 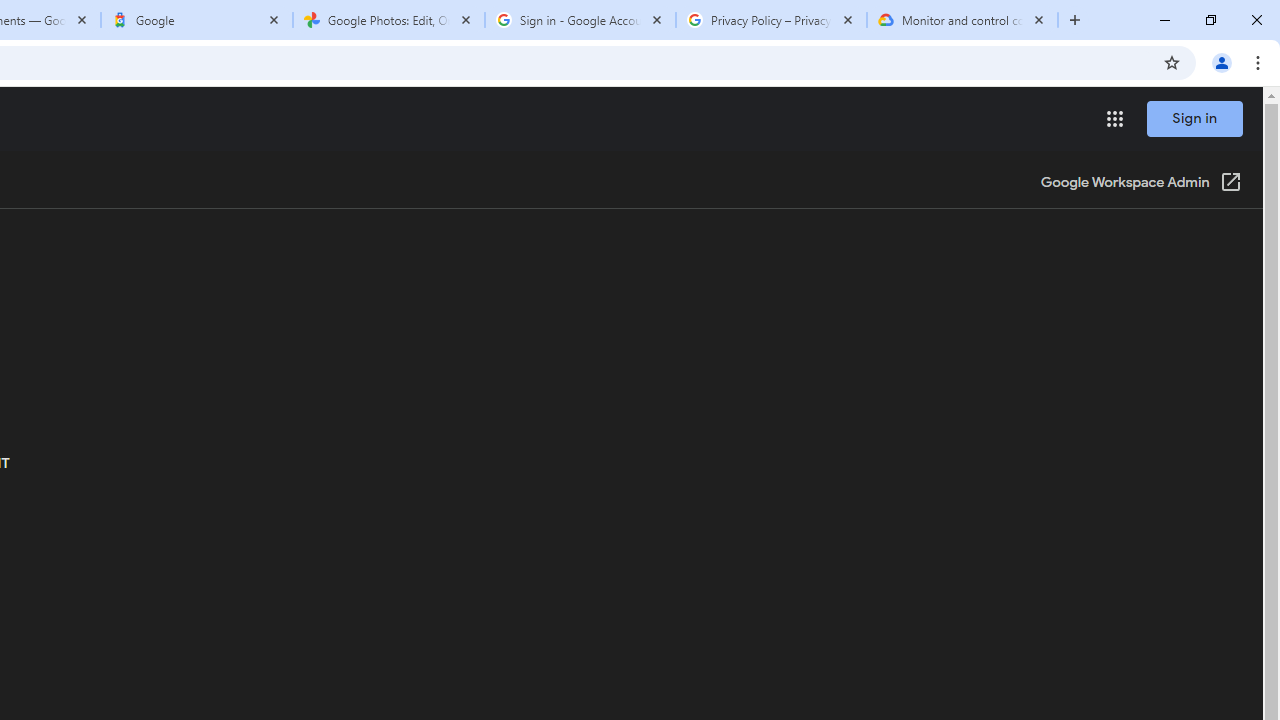 What do you see at coordinates (1141, 183) in the screenshot?
I see `'Google Workspace Admin (Open in a new window)'` at bounding box center [1141, 183].